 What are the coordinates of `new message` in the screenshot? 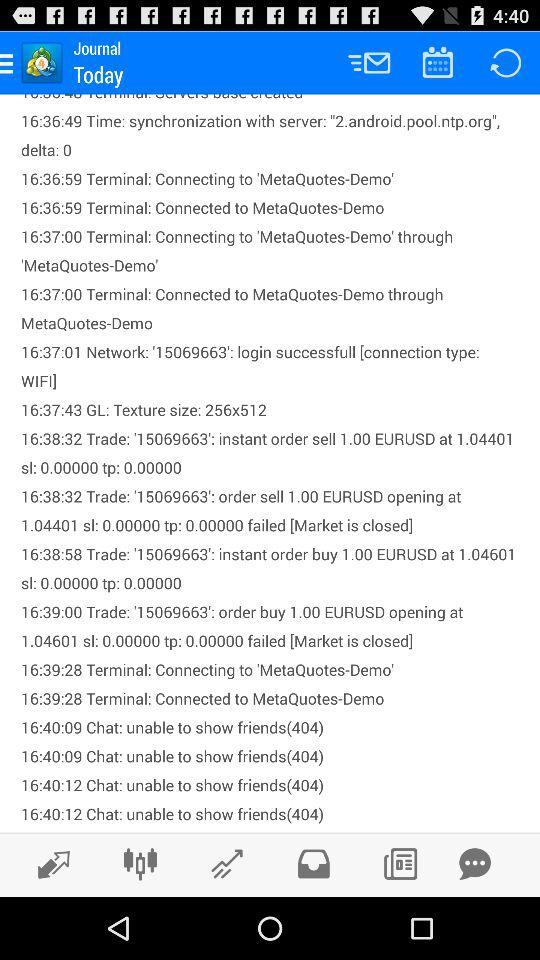 It's located at (474, 863).